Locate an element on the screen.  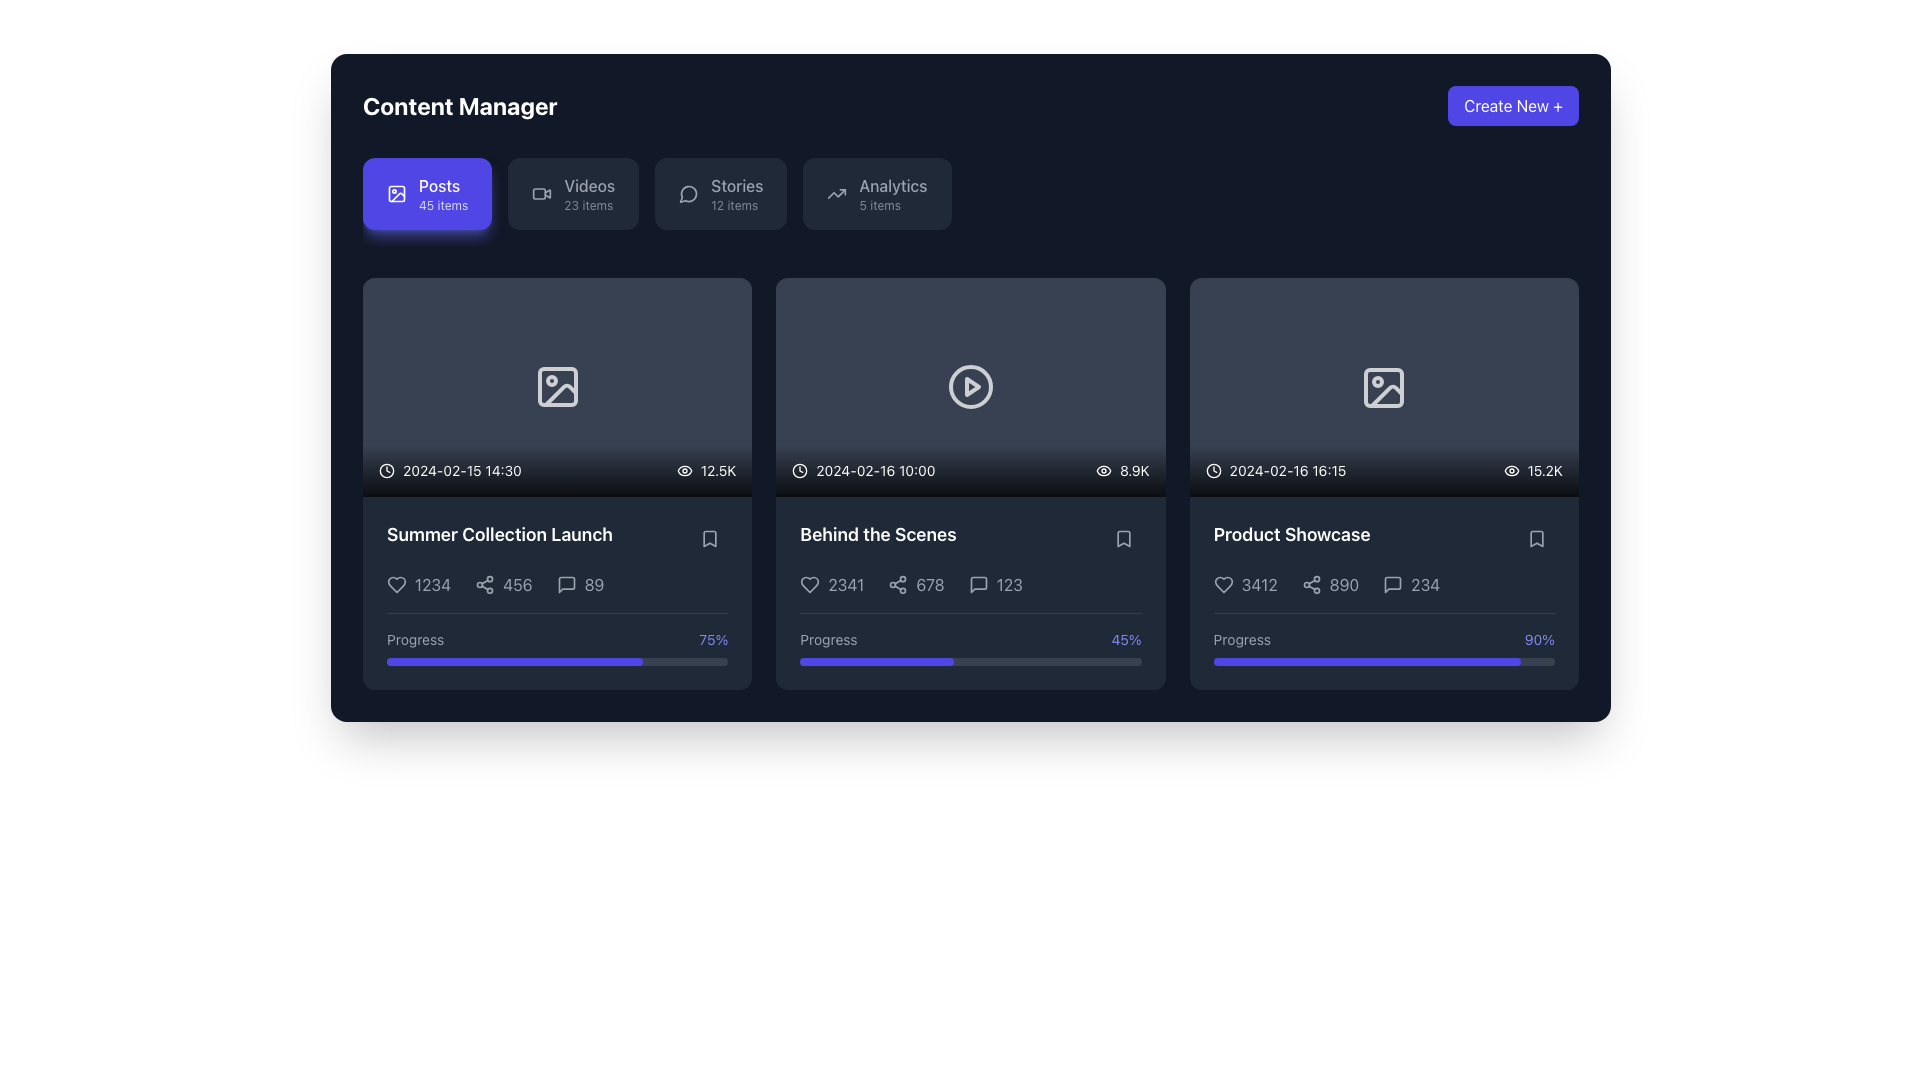
displayed date and time from the static text label located within the second content card labeled 'Behind the Scenes', positioned directly below the image placeholder is located at coordinates (875, 470).